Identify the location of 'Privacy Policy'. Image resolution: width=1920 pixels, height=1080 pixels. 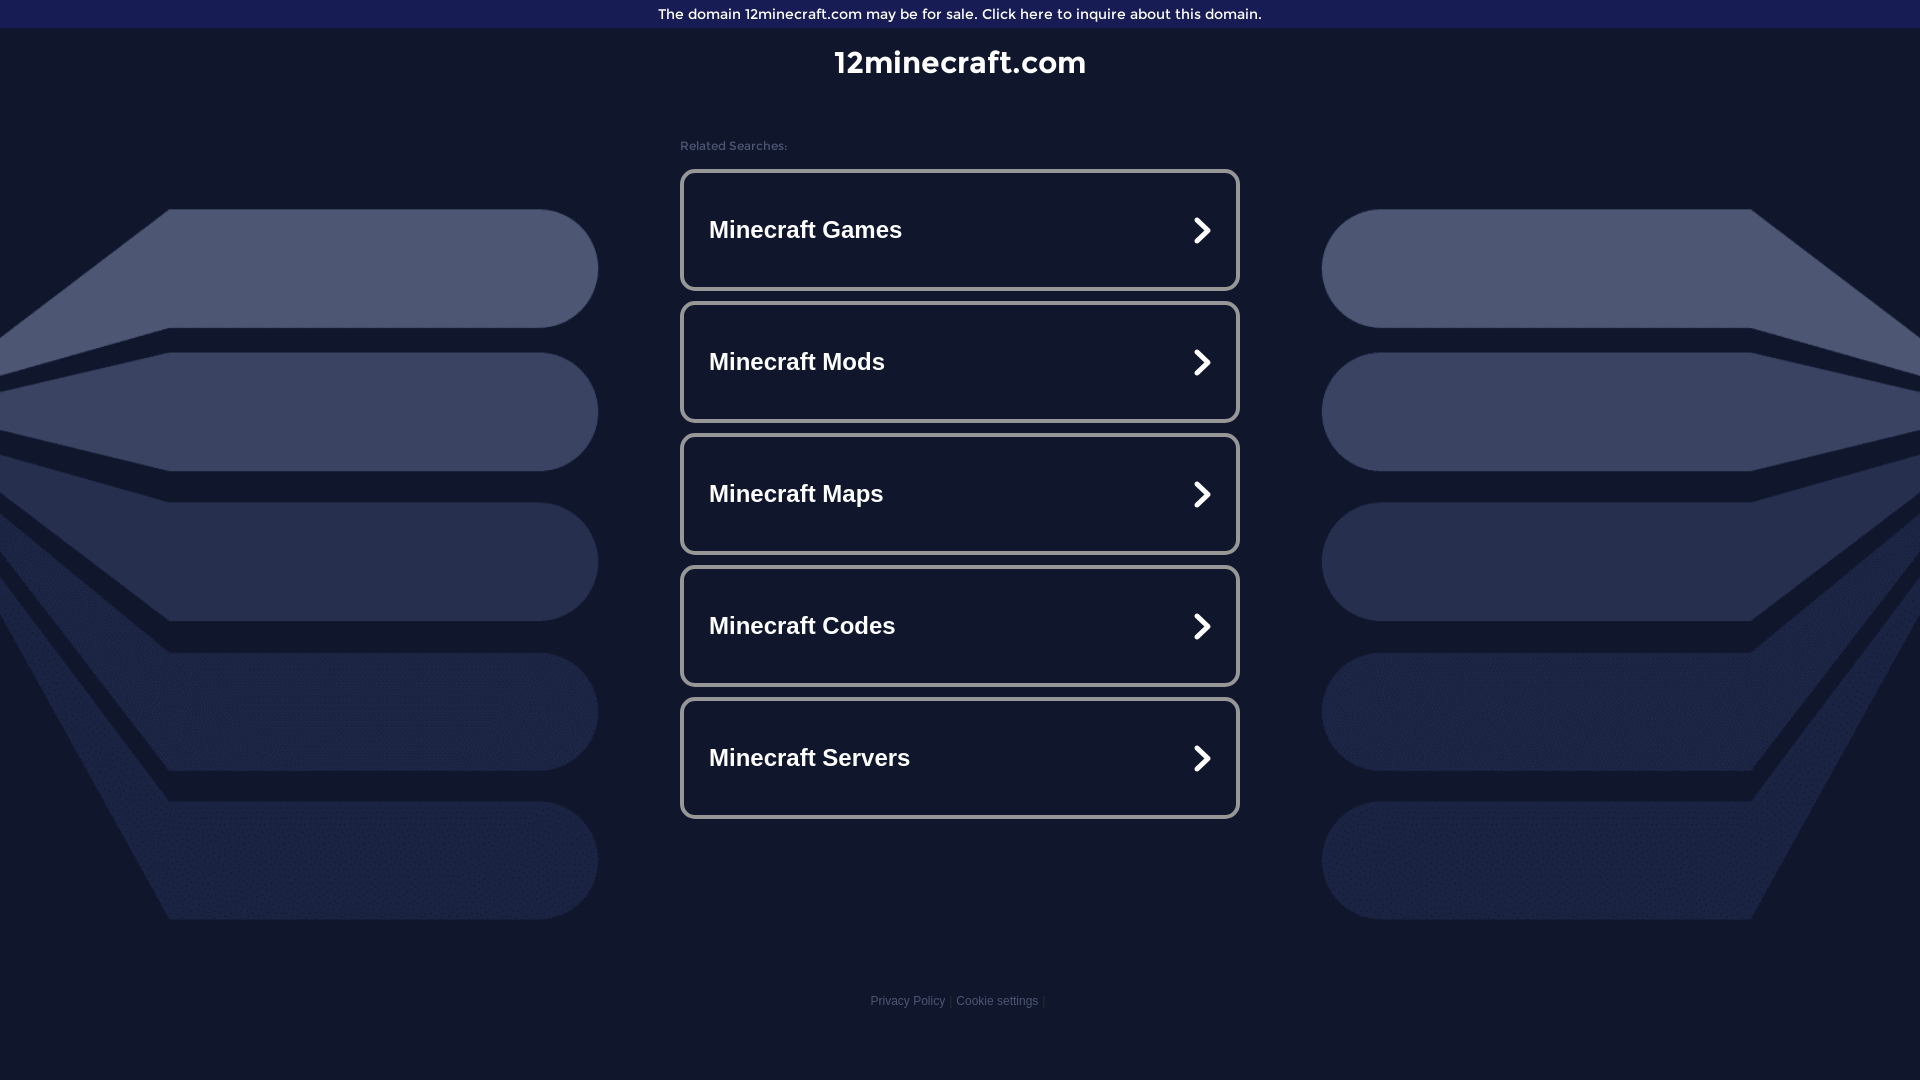
(906, 1001).